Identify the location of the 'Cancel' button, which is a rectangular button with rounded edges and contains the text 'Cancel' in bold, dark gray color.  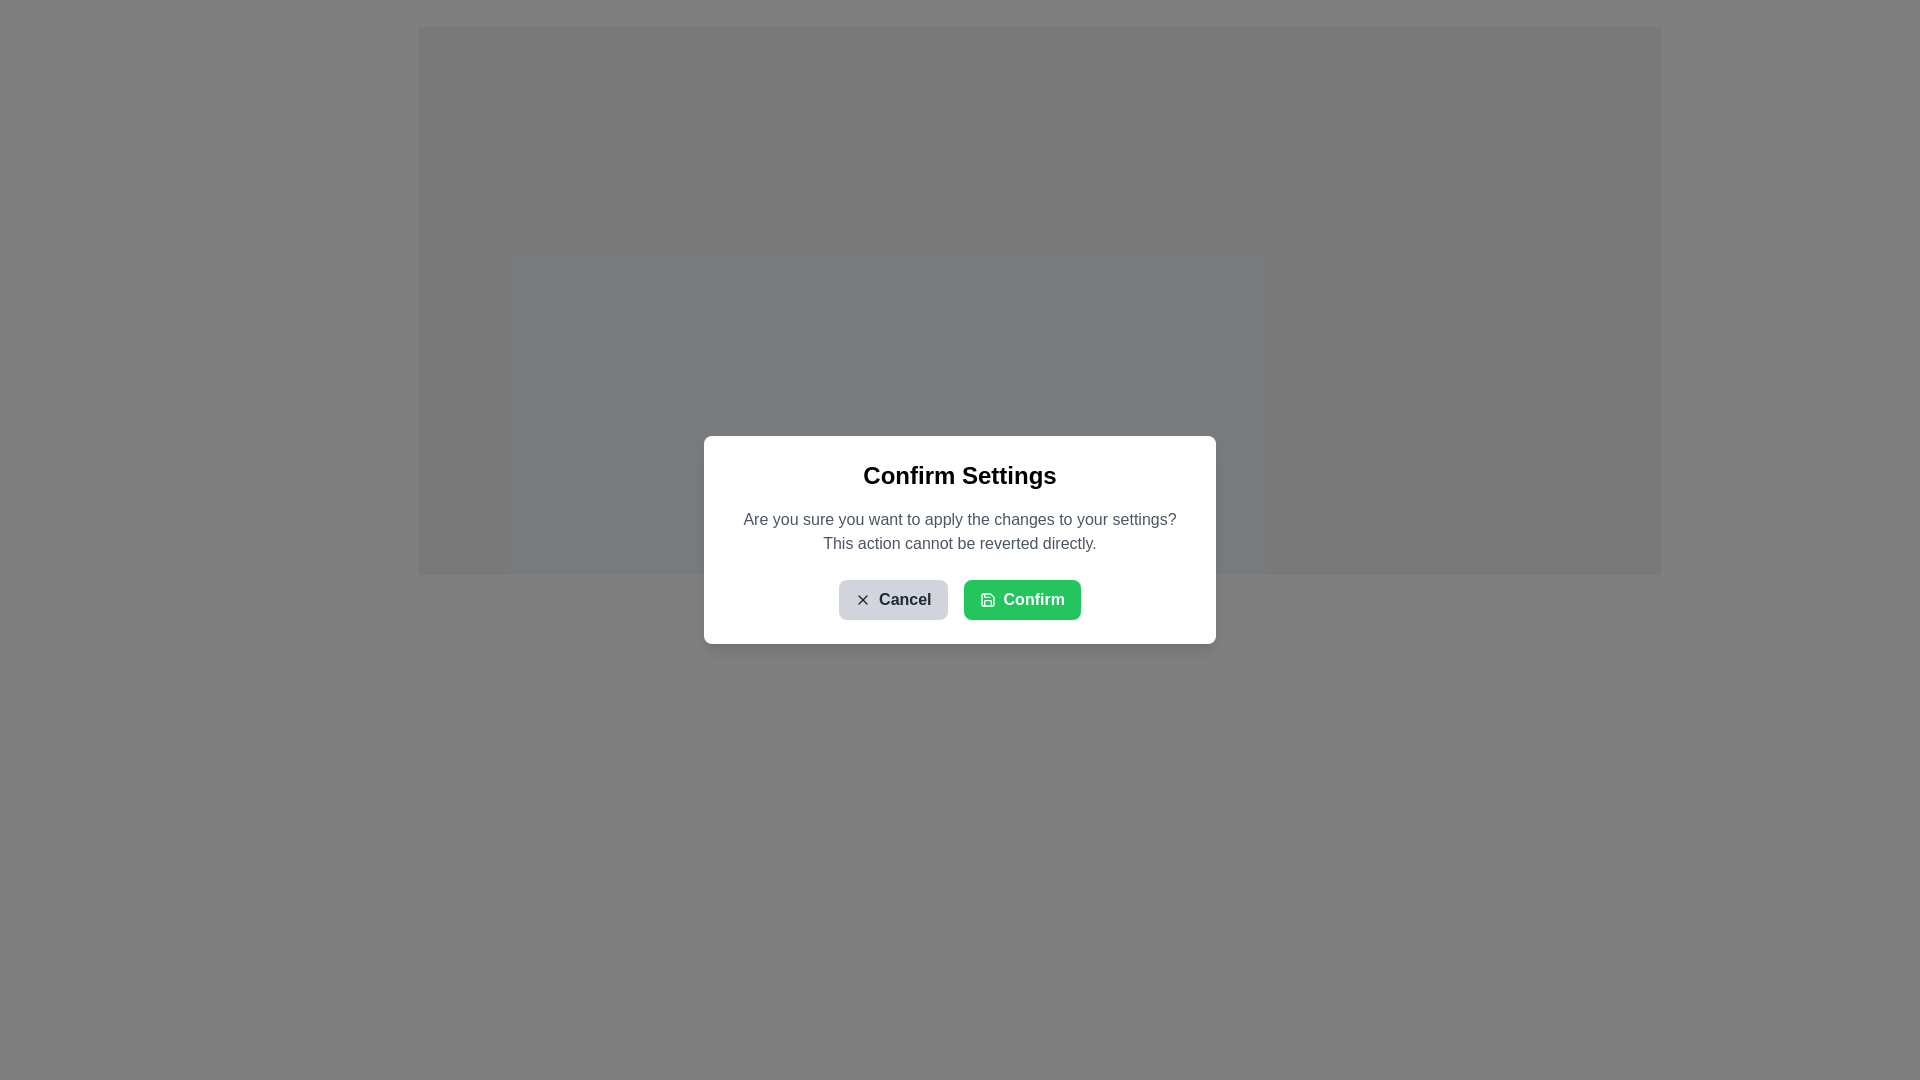
(892, 599).